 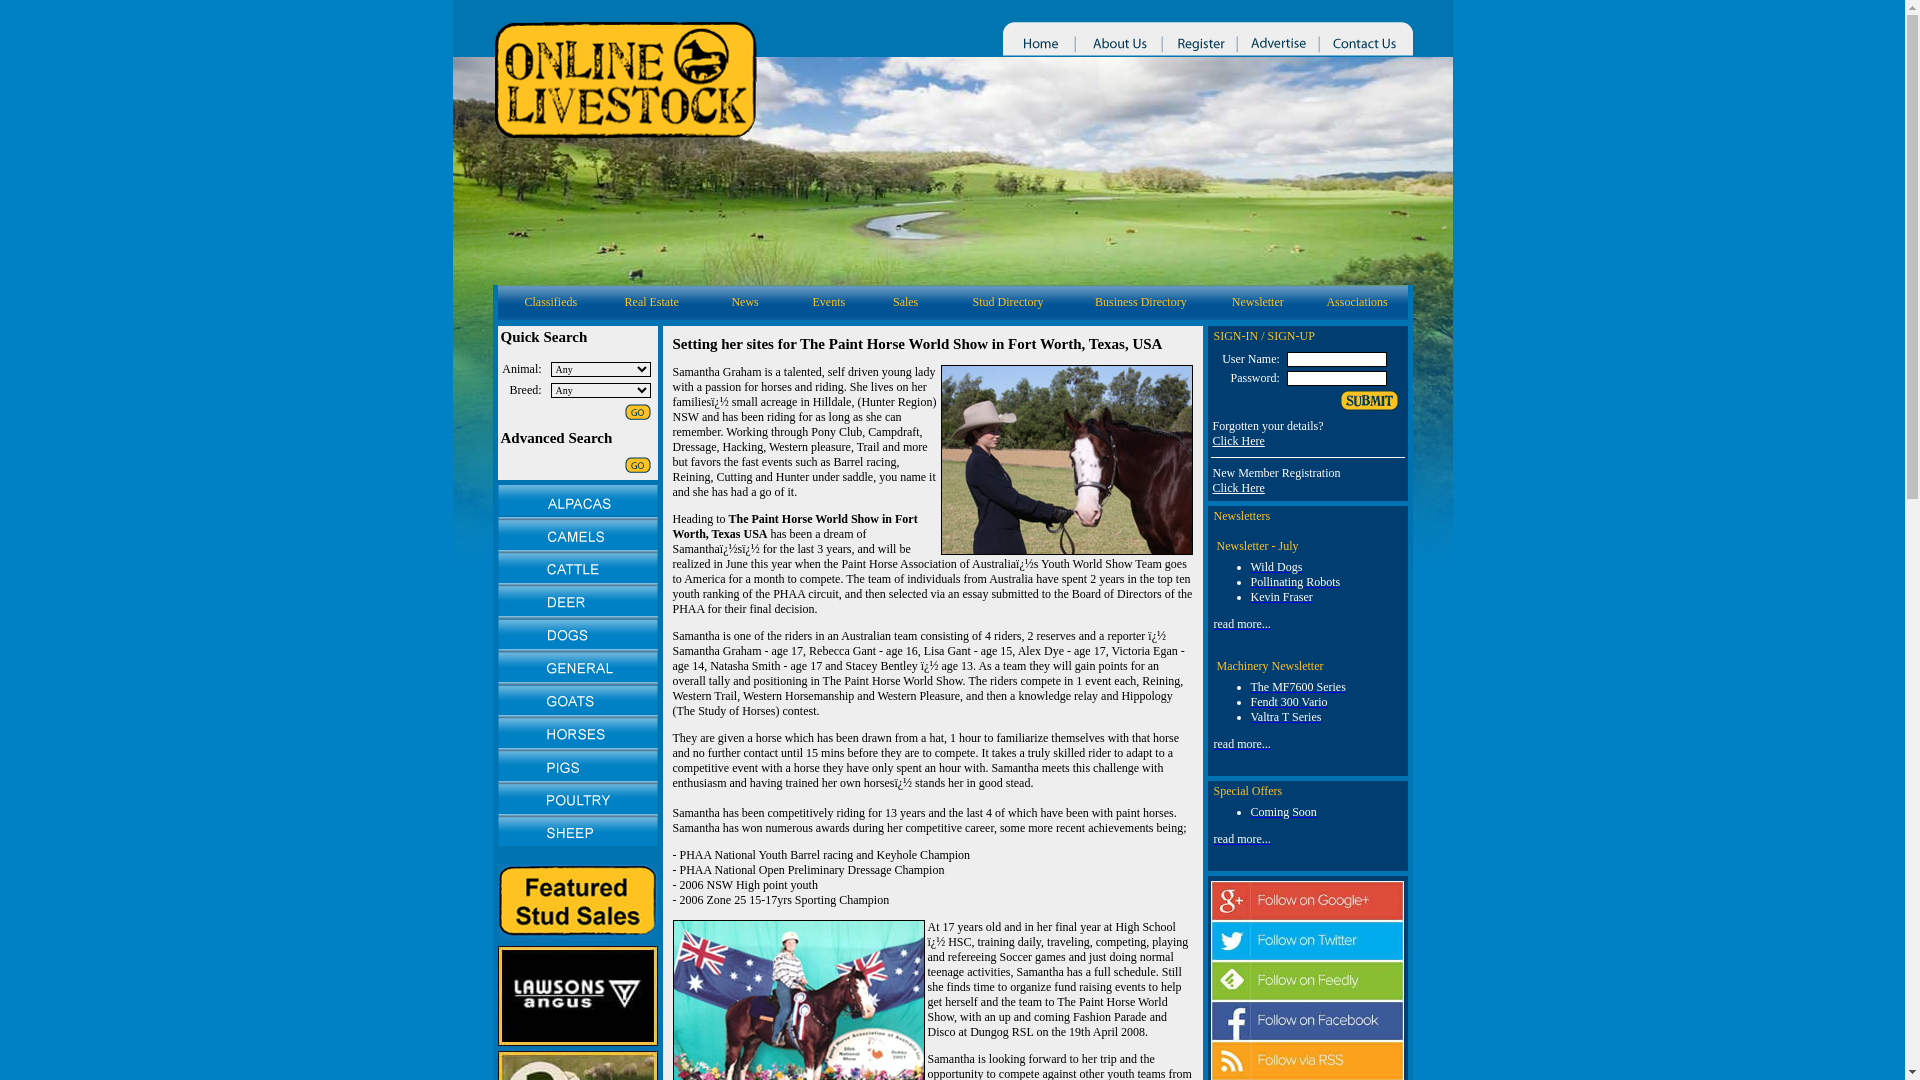 I want to click on 'Fendt 300 Vario', so click(x=1288, y=701).